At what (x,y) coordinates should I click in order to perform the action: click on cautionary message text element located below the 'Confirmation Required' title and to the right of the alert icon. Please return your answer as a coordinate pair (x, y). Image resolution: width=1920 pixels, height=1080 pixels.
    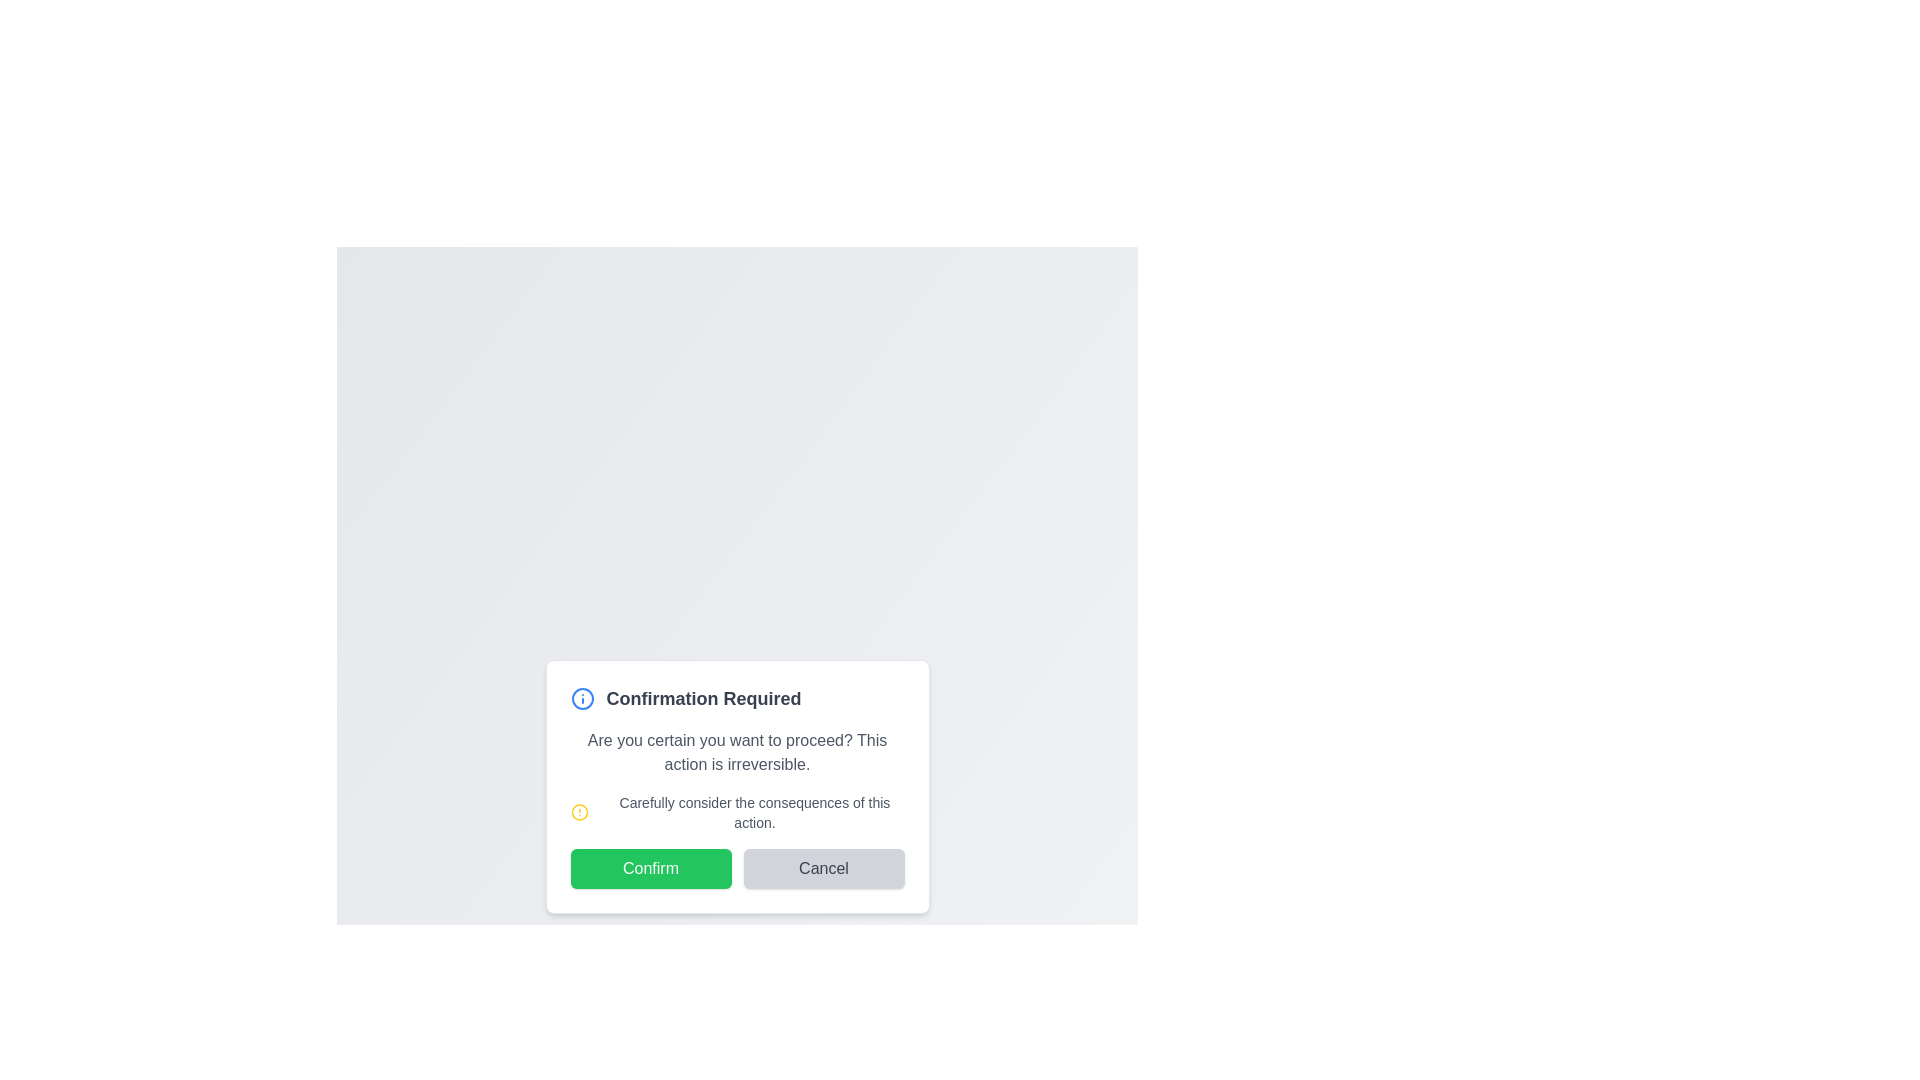
    Looking at the image, I should click on (753, 813).